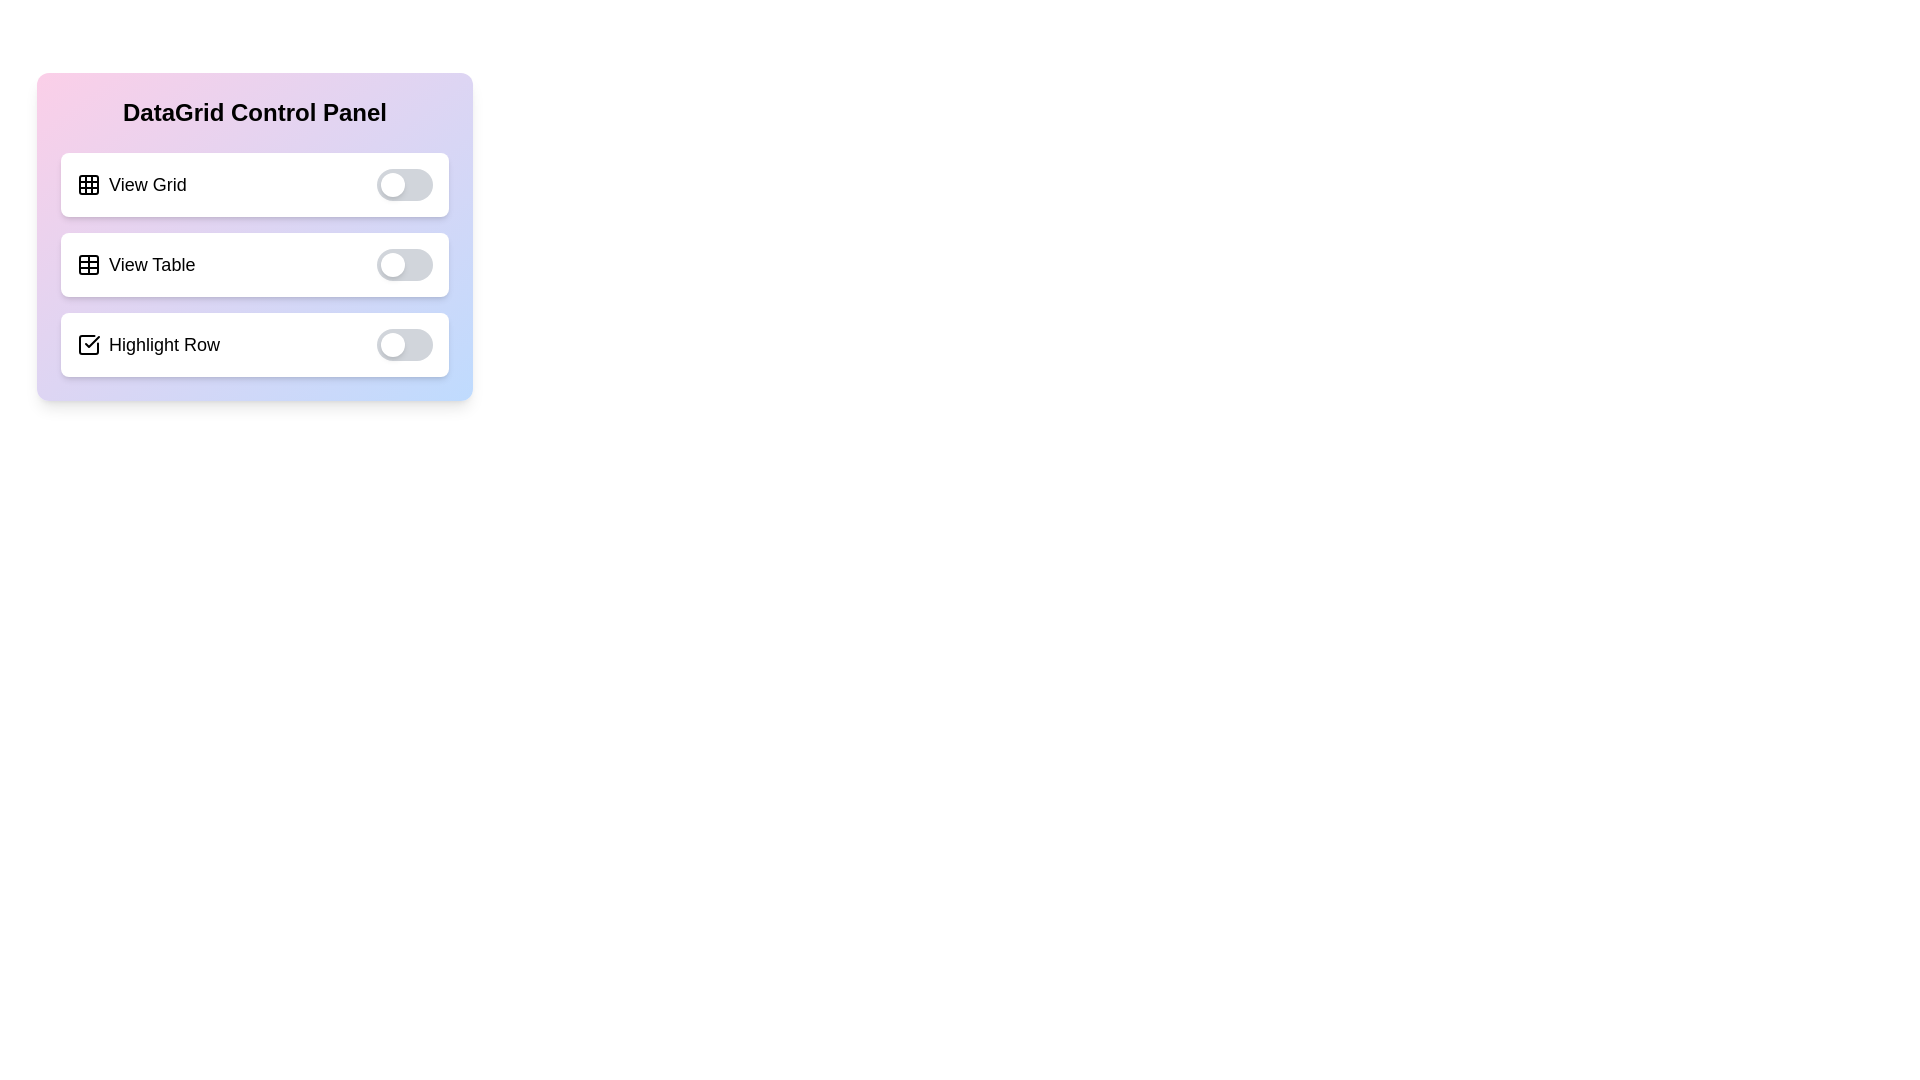 Image resolution: width=1920 pixels, height=1080 pixels. I want to click on the 'Highlight Row' toggle switch to change its state, so click(403, 343).